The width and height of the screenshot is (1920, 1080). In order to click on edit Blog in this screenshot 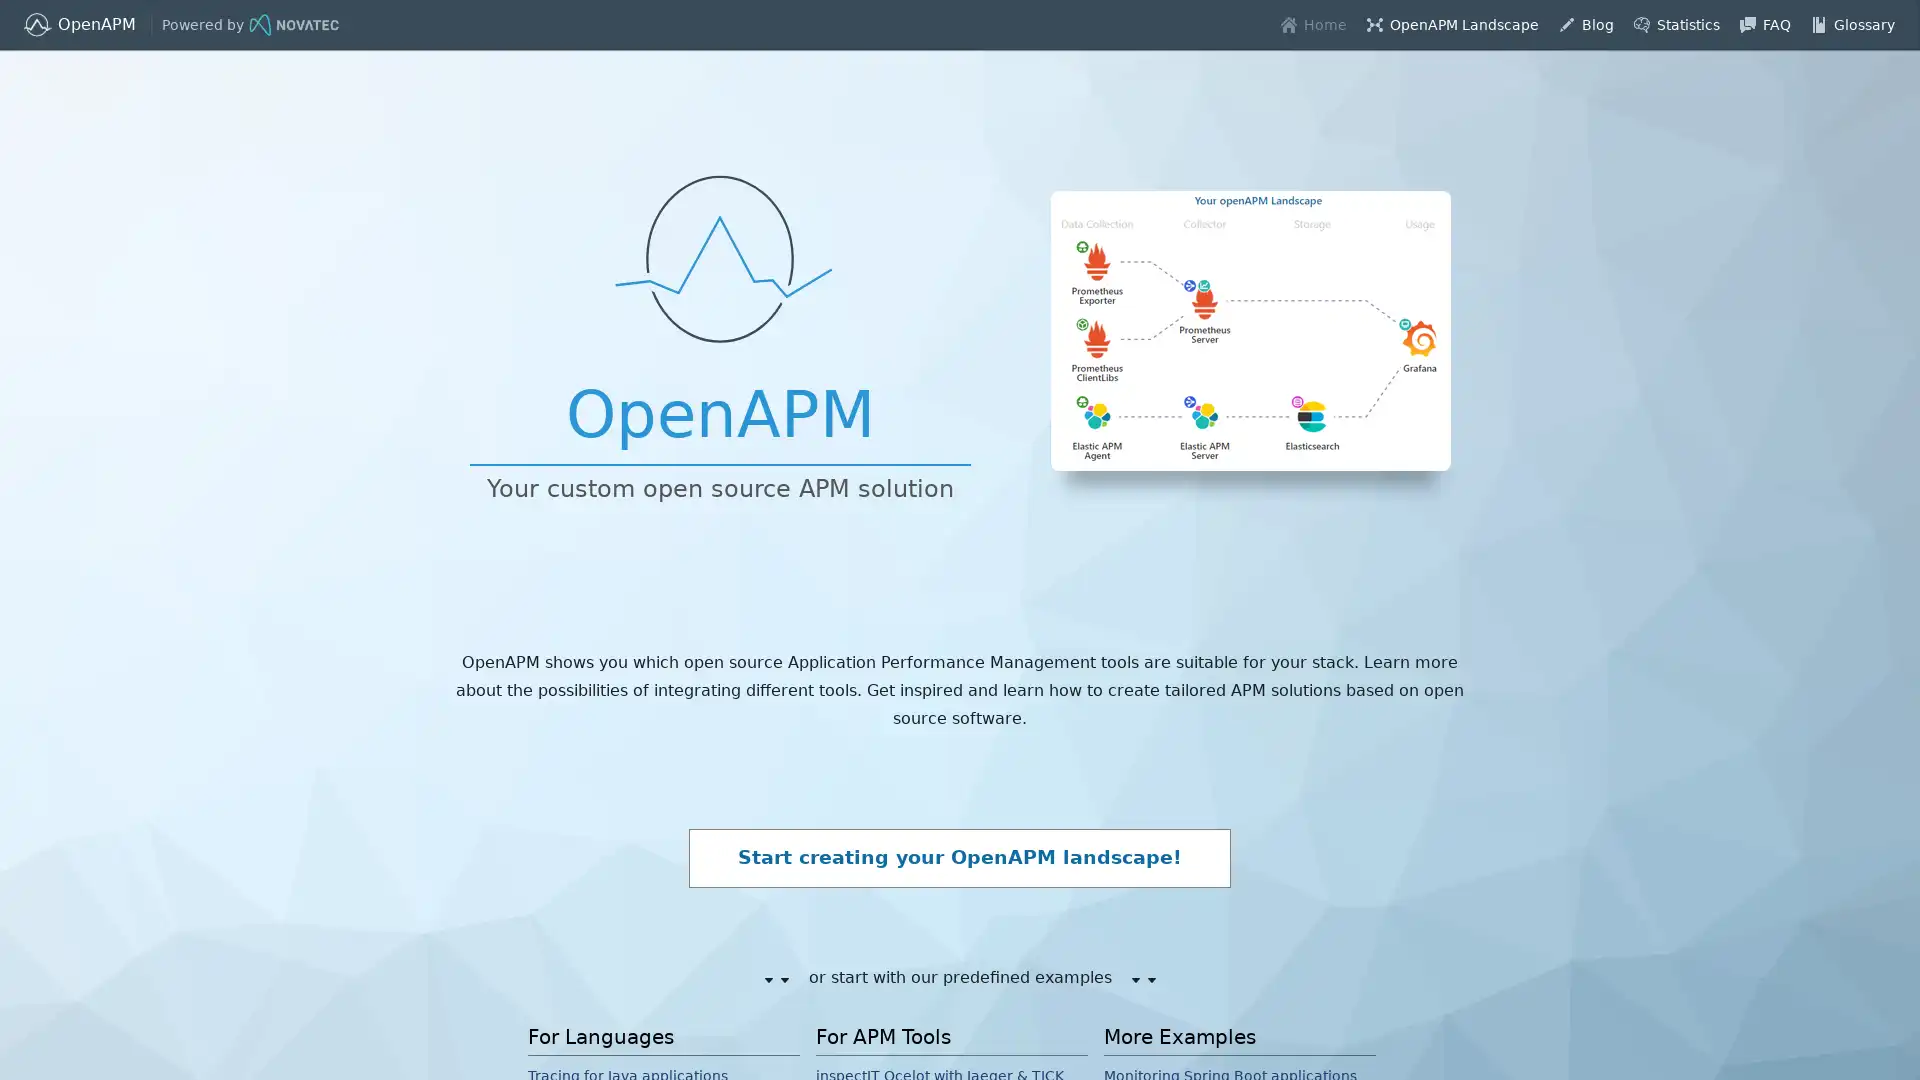, I will do `click(1585, 24)`.